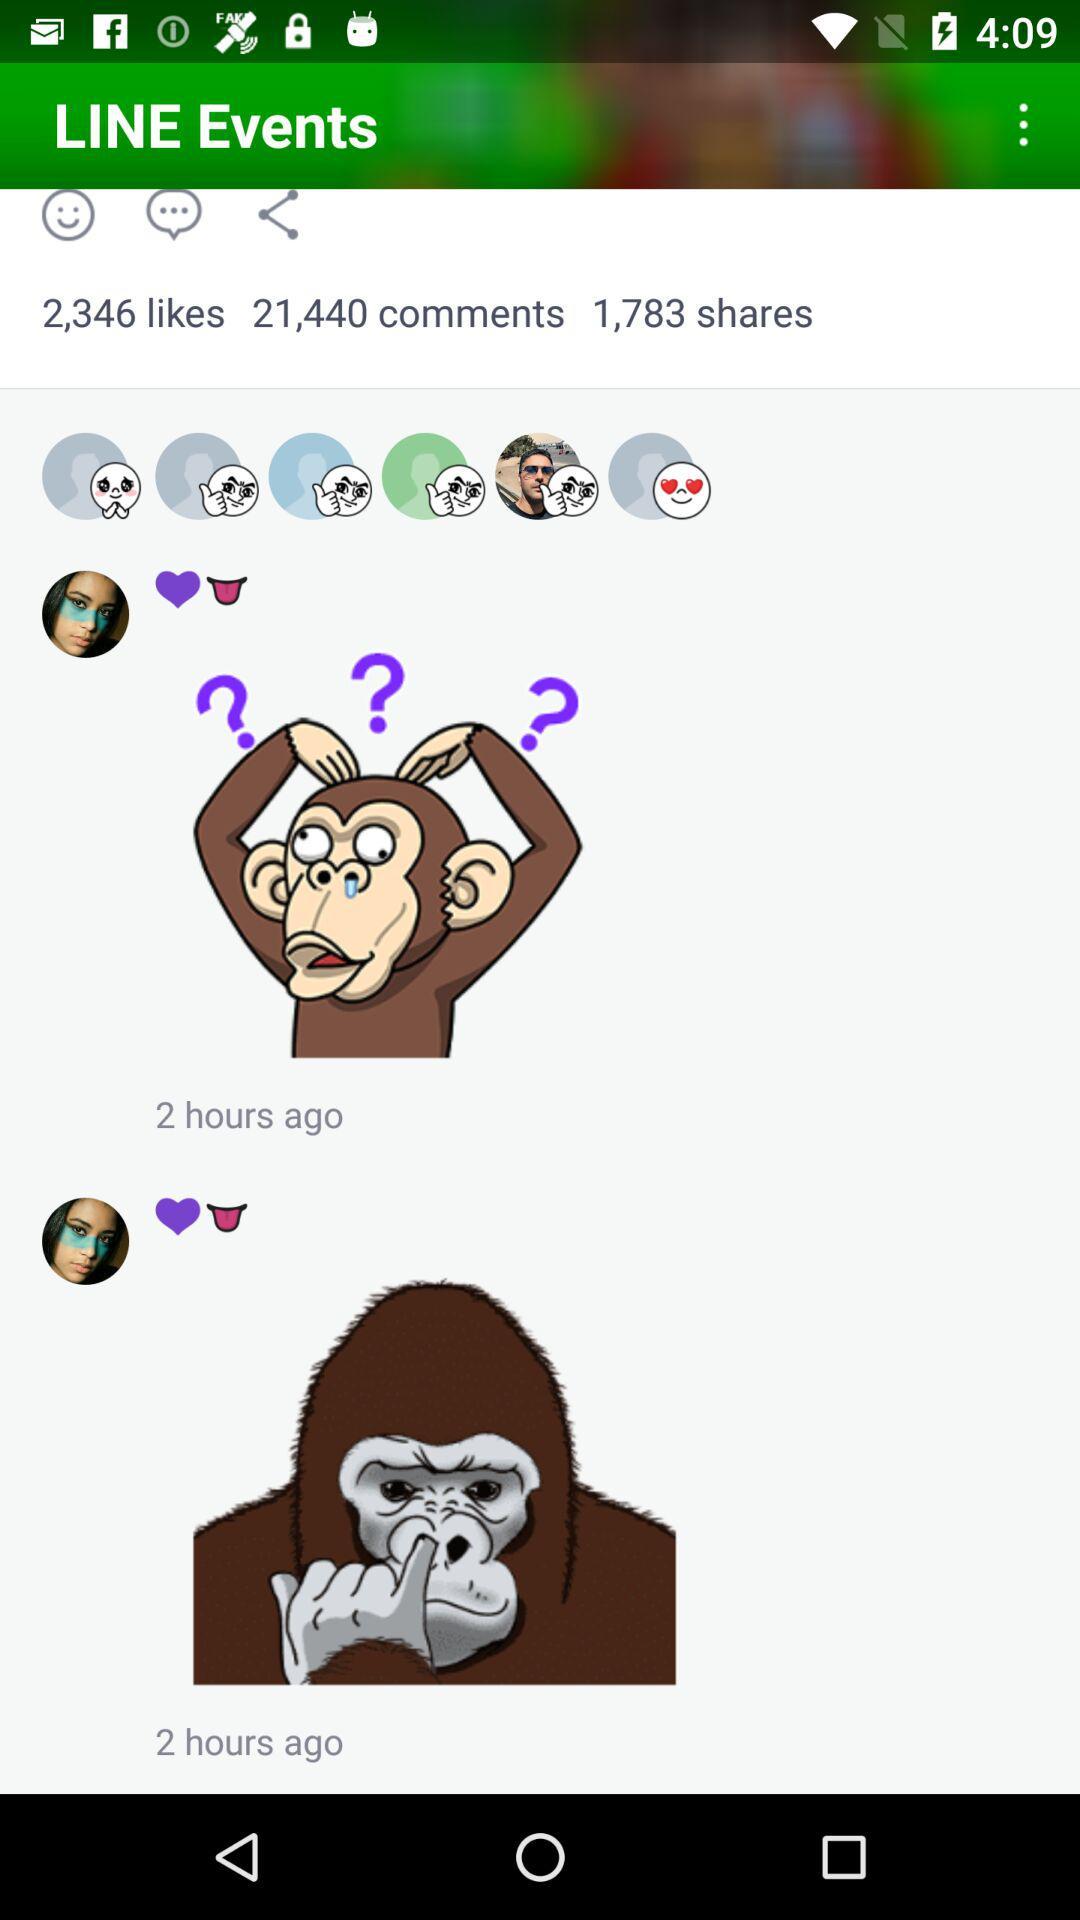  I want to click on share the article, so click(433, 1480).